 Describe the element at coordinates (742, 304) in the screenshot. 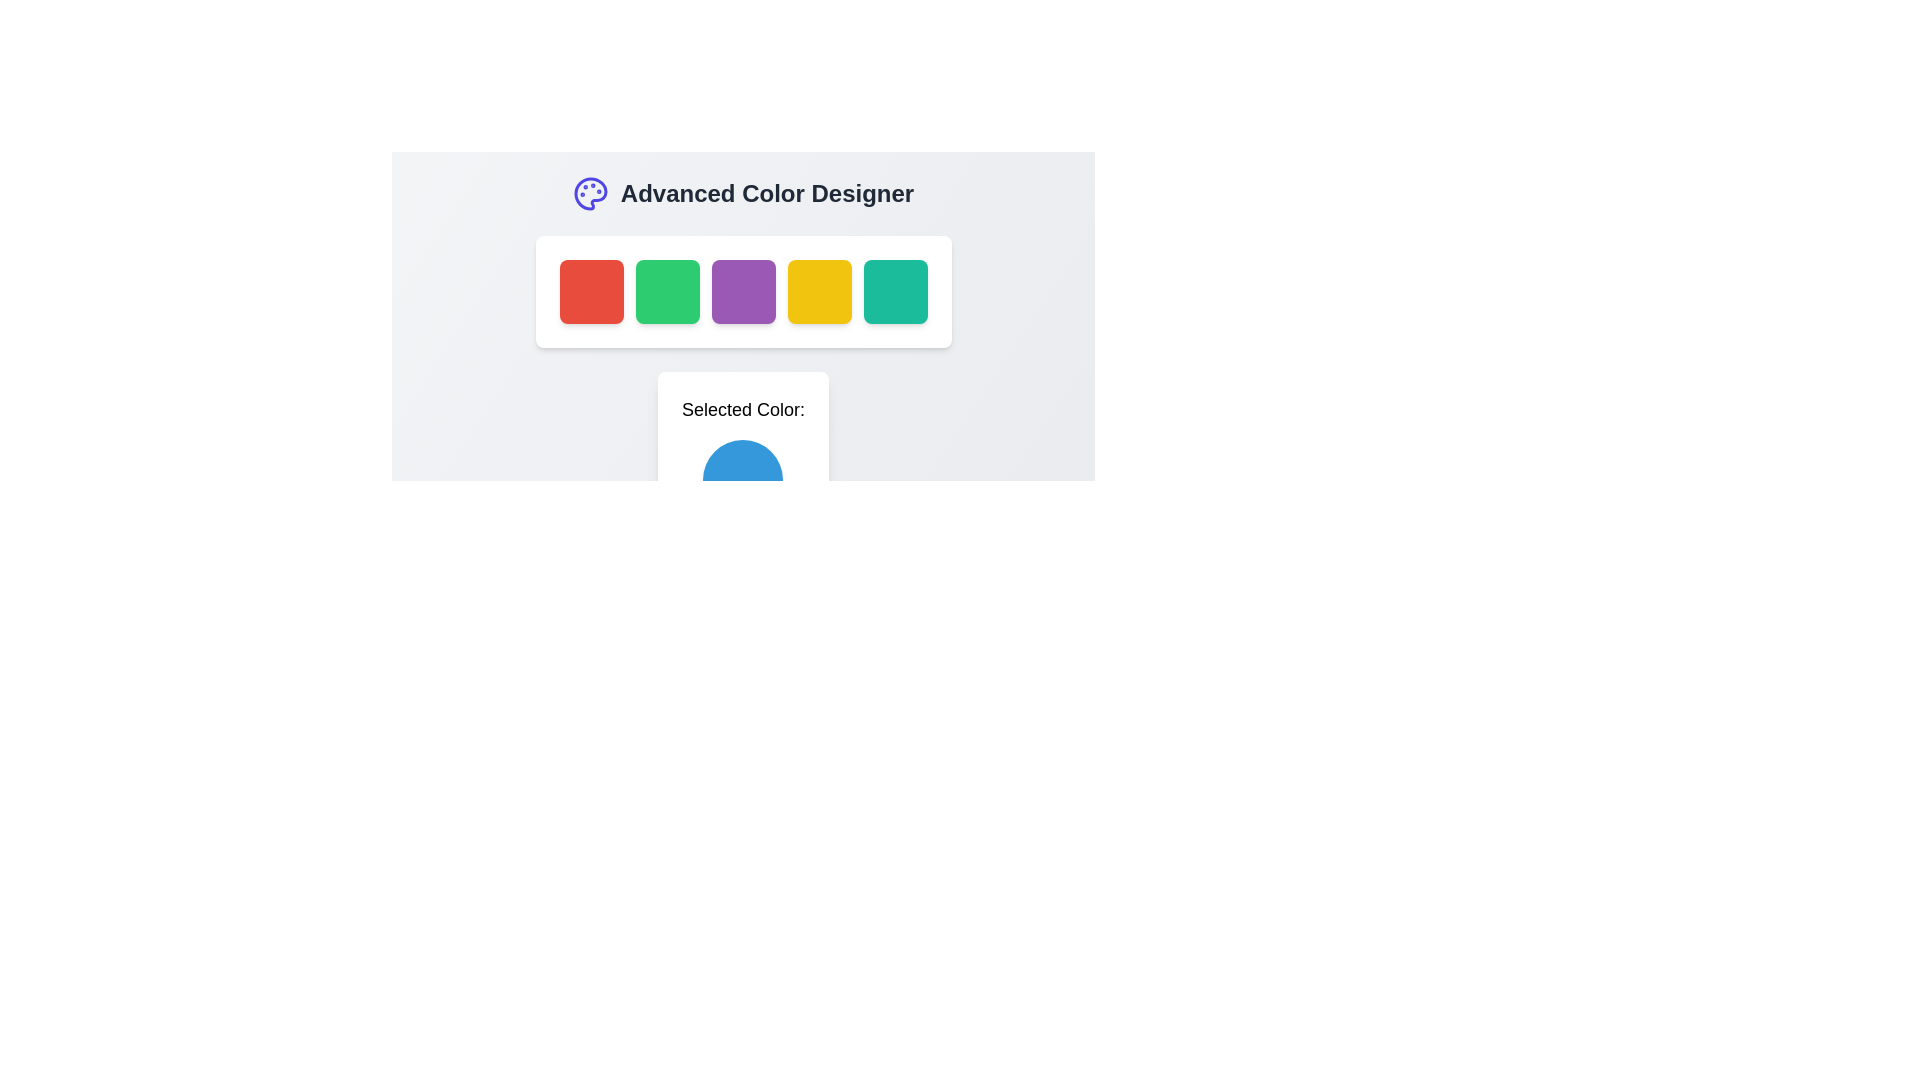

I see `the distinctively highlighted purple tile in the color palette selector` at that location.